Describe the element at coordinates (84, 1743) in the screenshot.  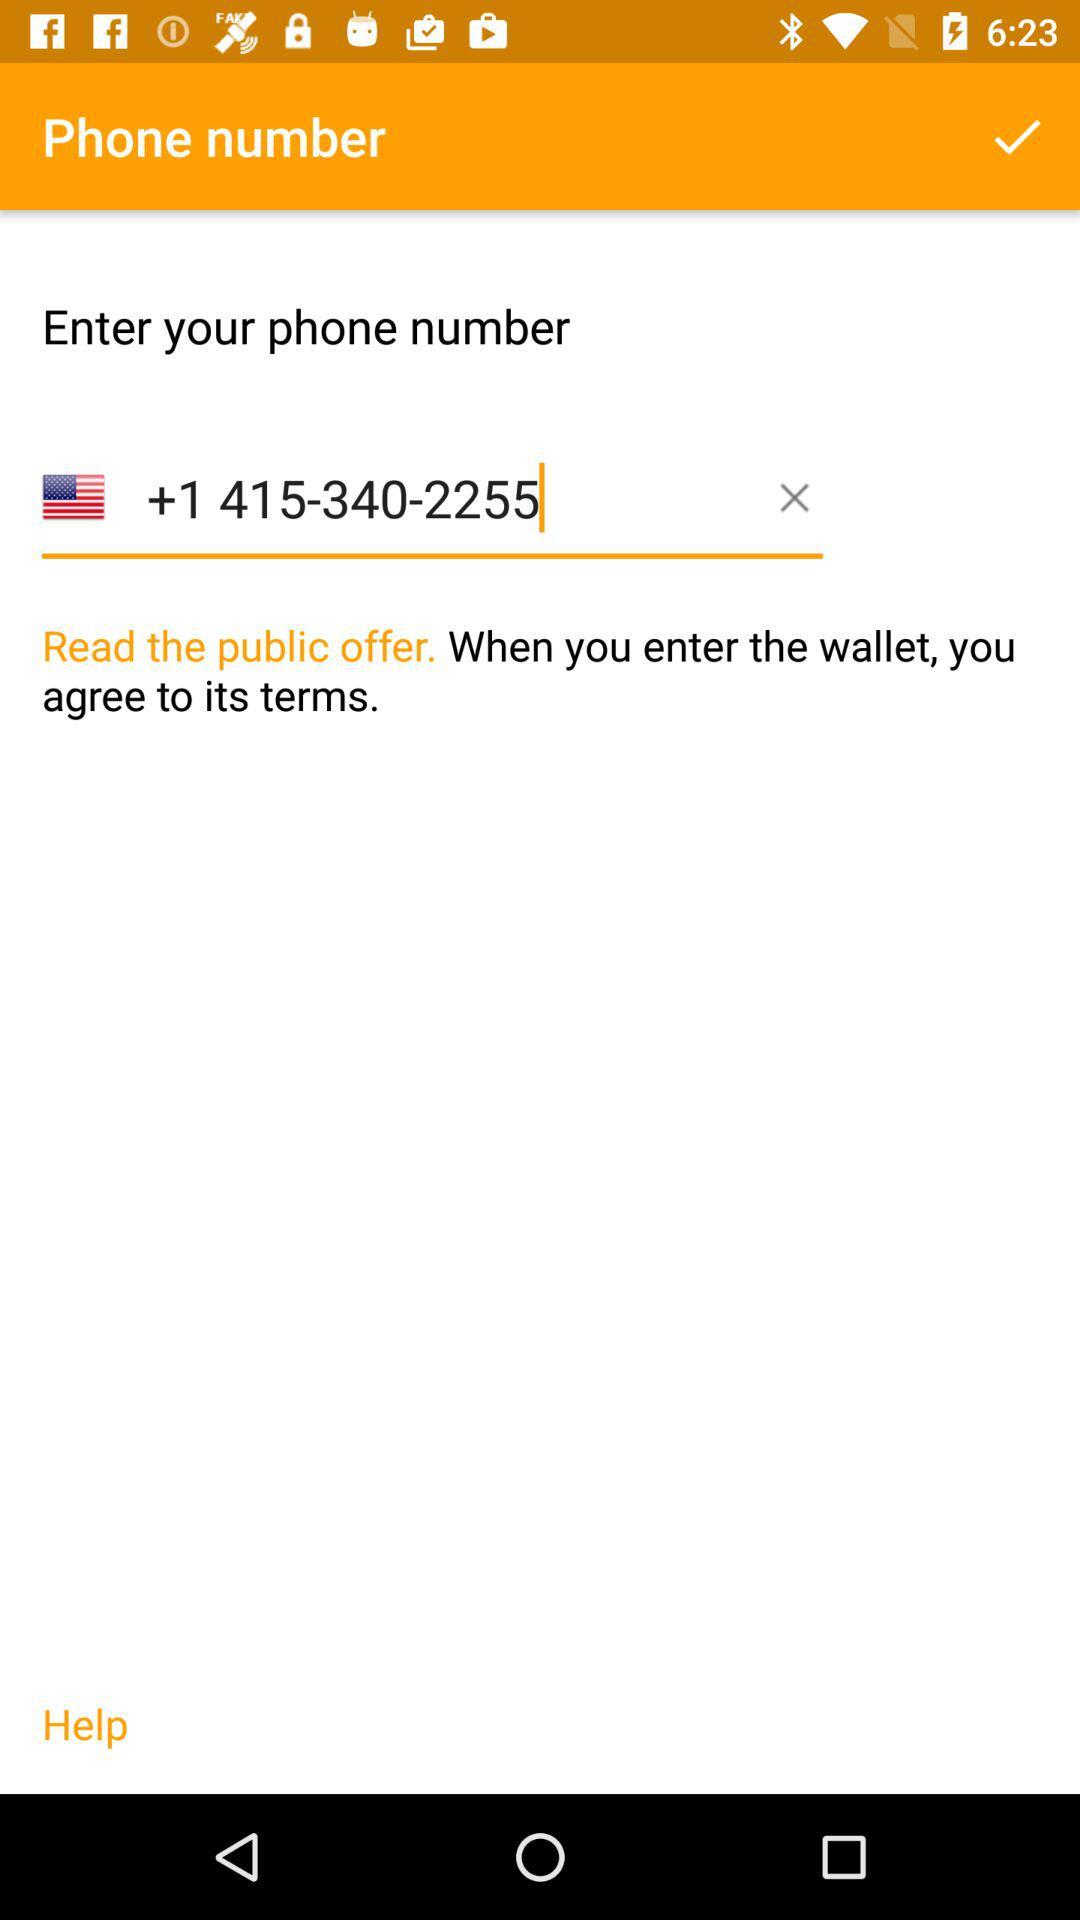
I see `help` at that location.